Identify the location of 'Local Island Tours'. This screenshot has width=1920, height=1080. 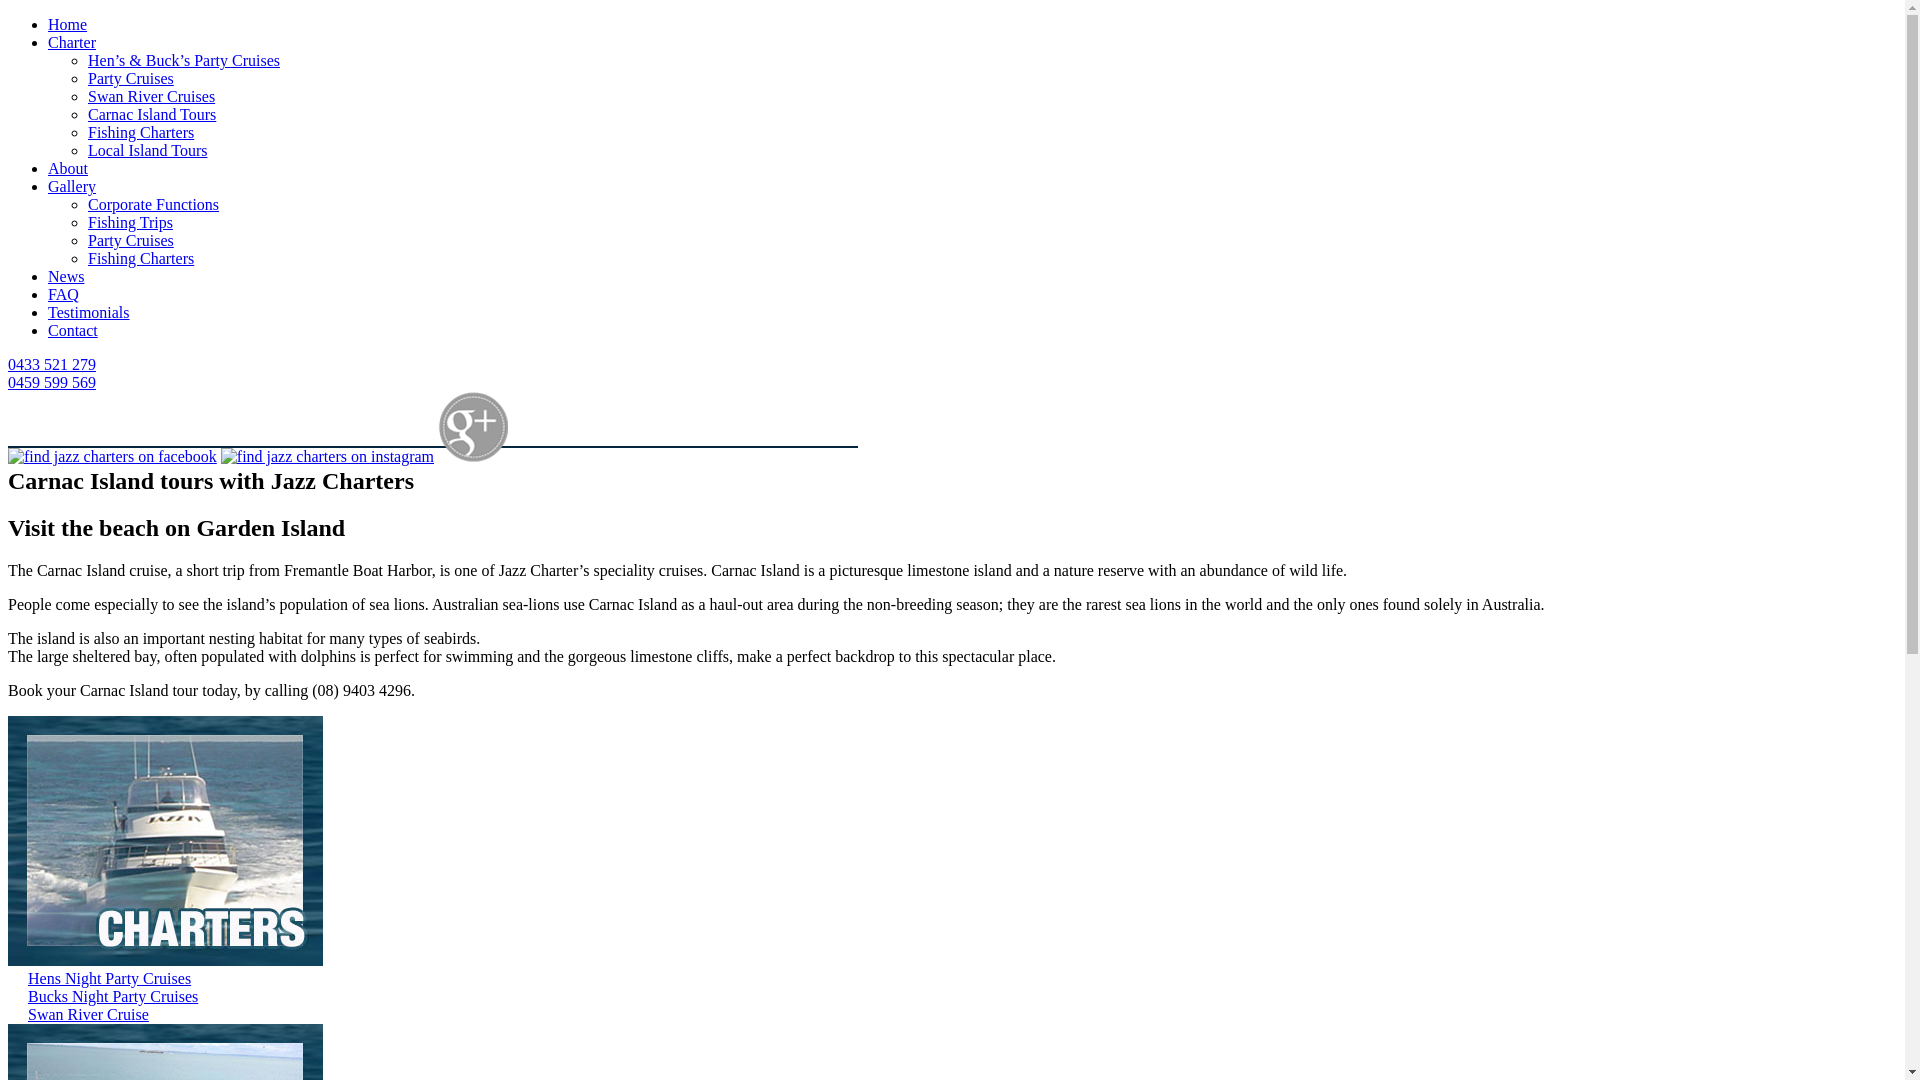
(146, 149).